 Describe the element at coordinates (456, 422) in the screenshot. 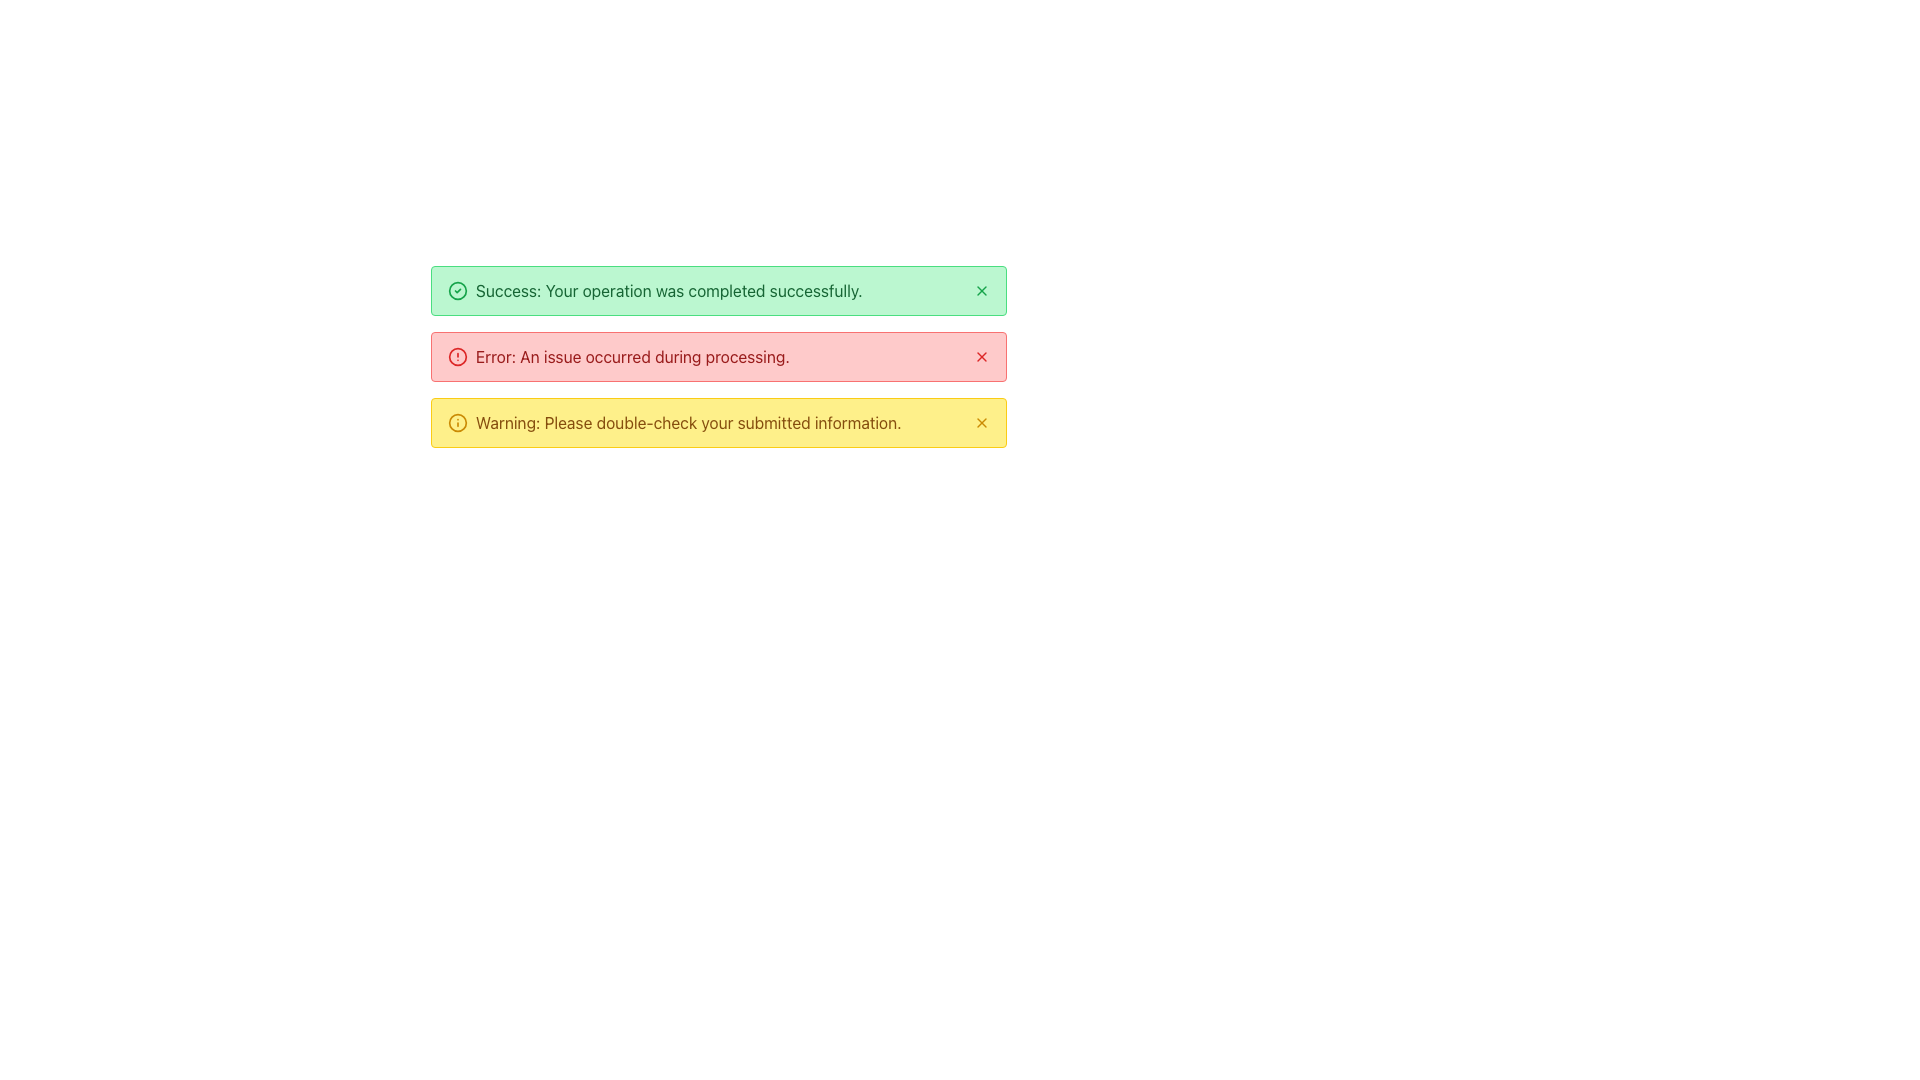

I see `the informational icon located at the far left of the warning message bar that reads, 'Warning: Please double-check your submitted information.'` at that location.